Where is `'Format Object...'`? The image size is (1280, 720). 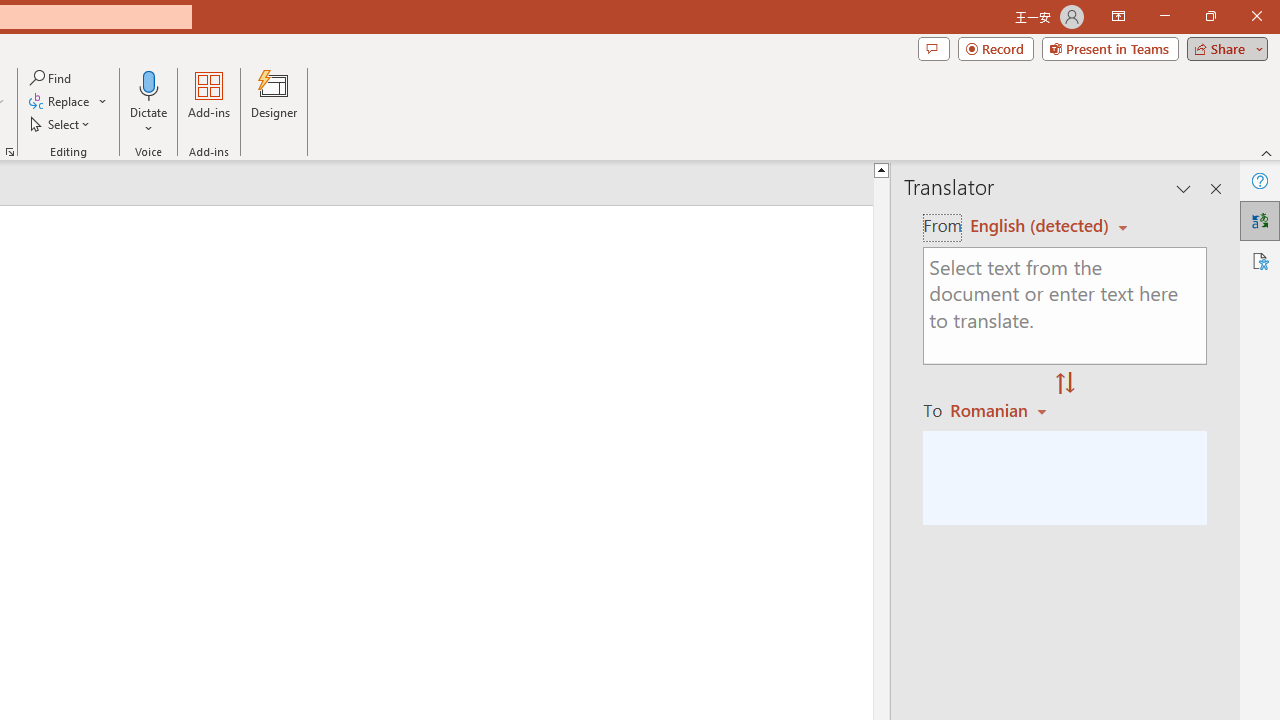
'Format Object...' is located at coordinates (10, 150).